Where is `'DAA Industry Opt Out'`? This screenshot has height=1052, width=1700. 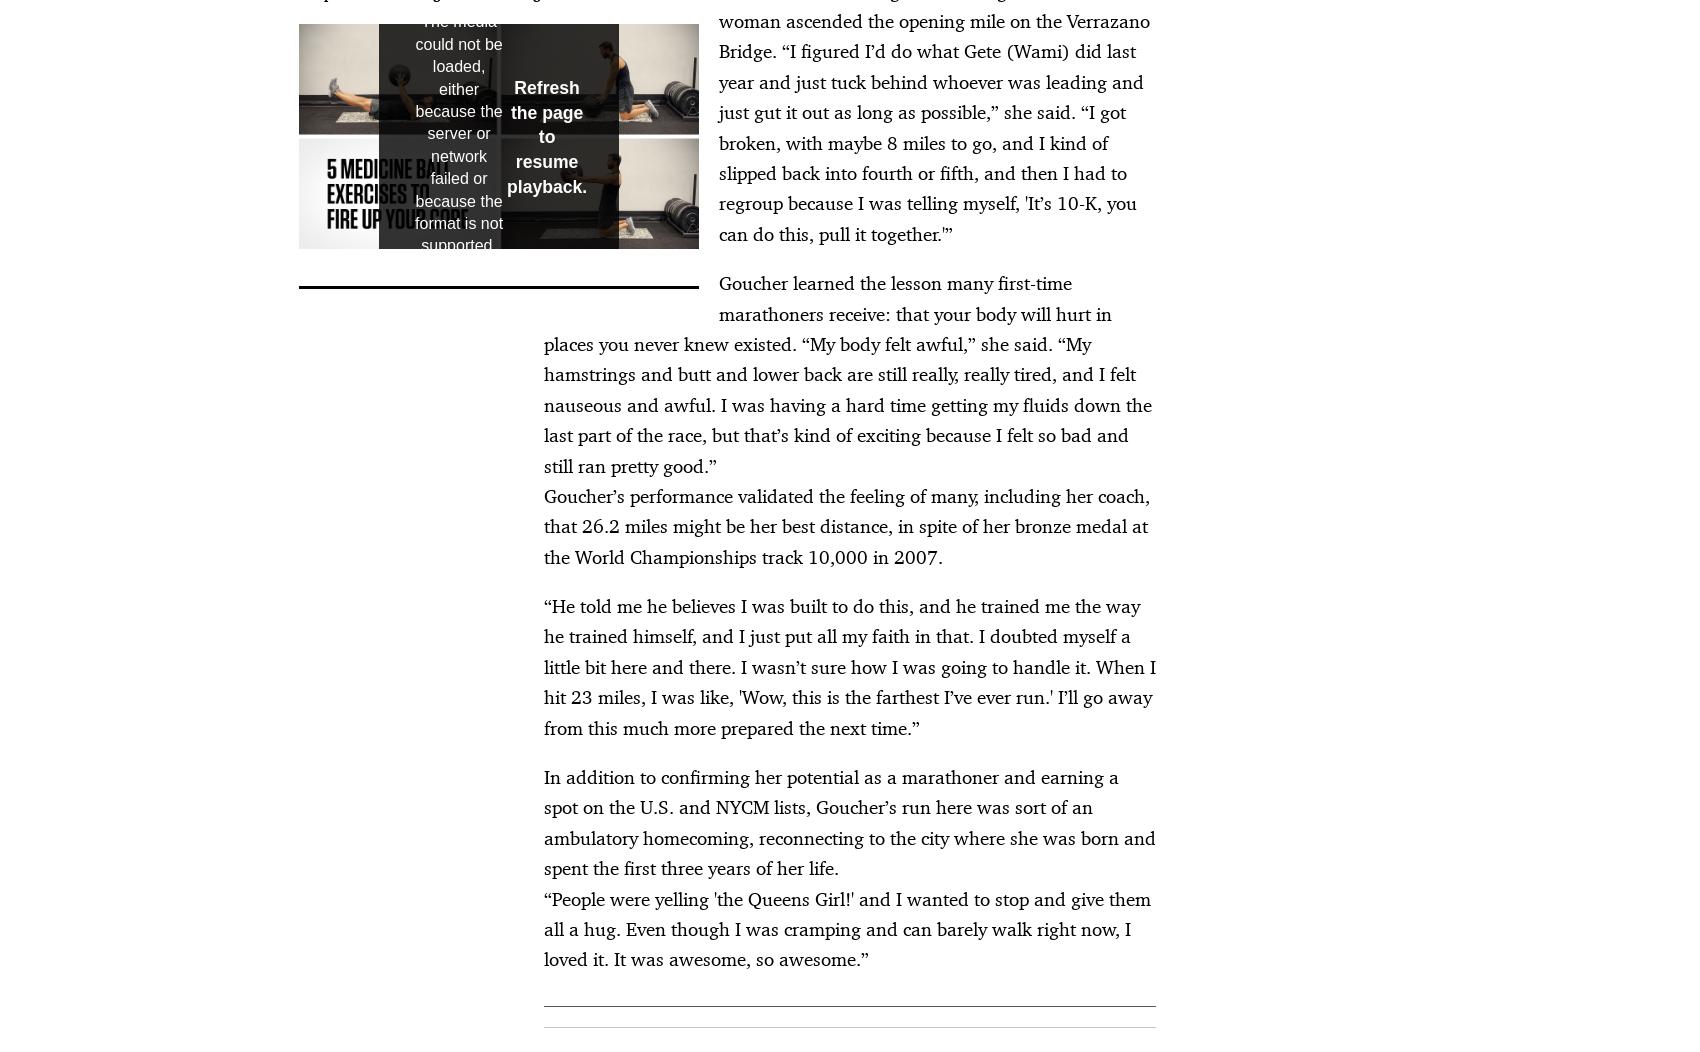
'DAA Industry Opt Out' is located at coordinates (903, 895).